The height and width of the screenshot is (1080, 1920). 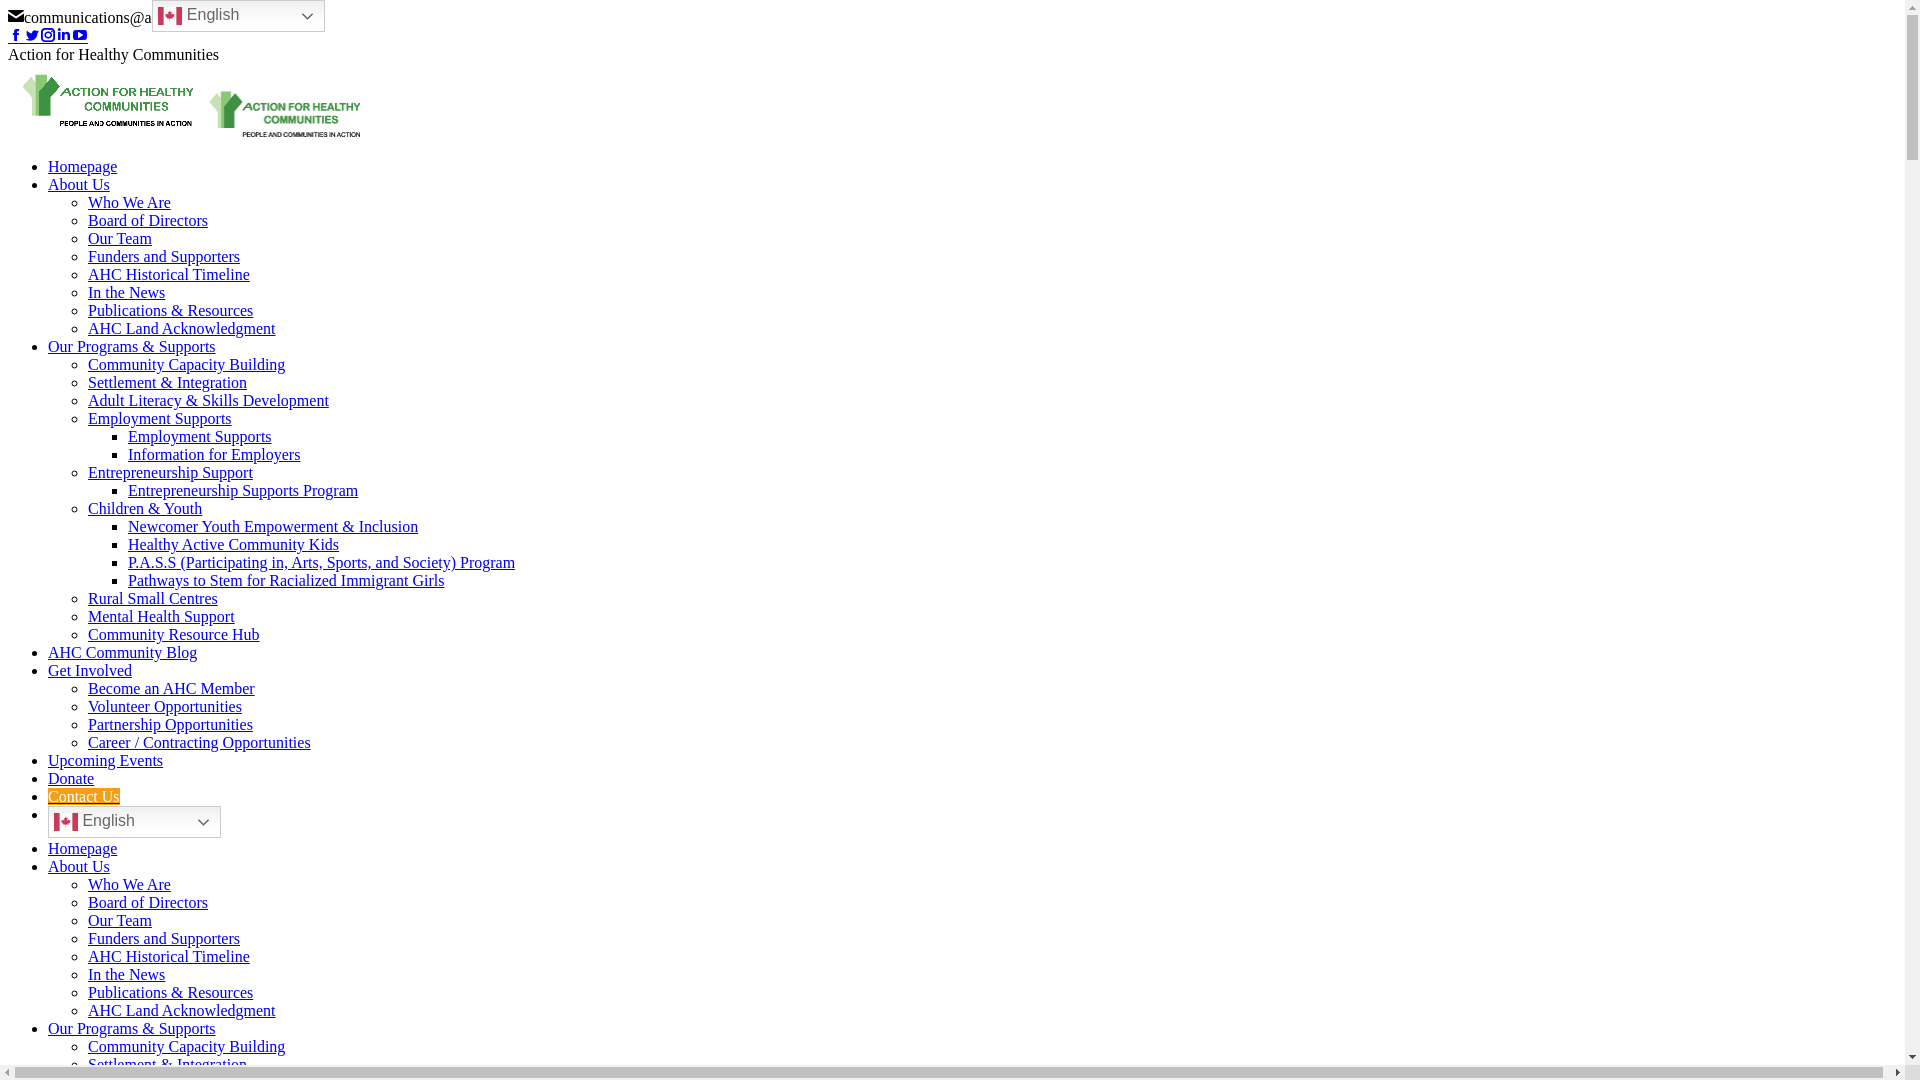 I want to click on 'In the News', so click(x=125, y=292).